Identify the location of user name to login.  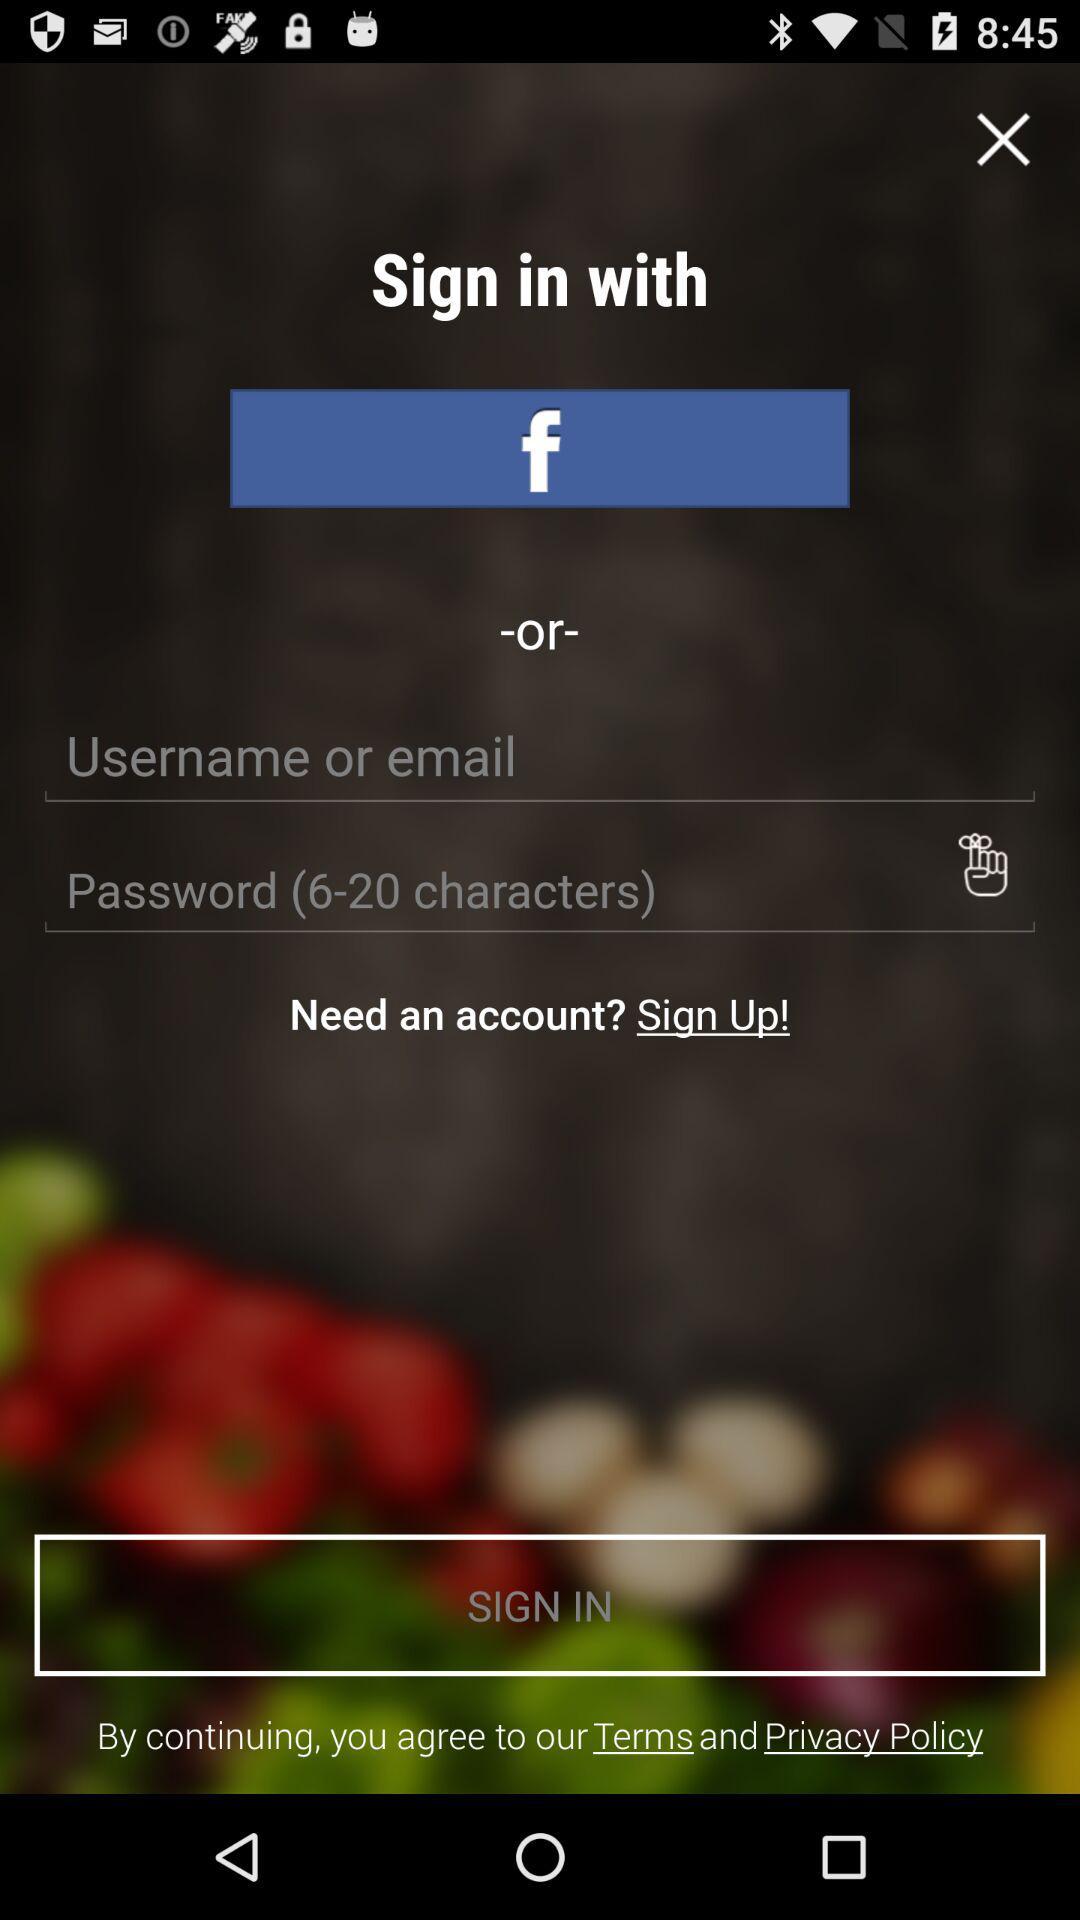
(540, 754).